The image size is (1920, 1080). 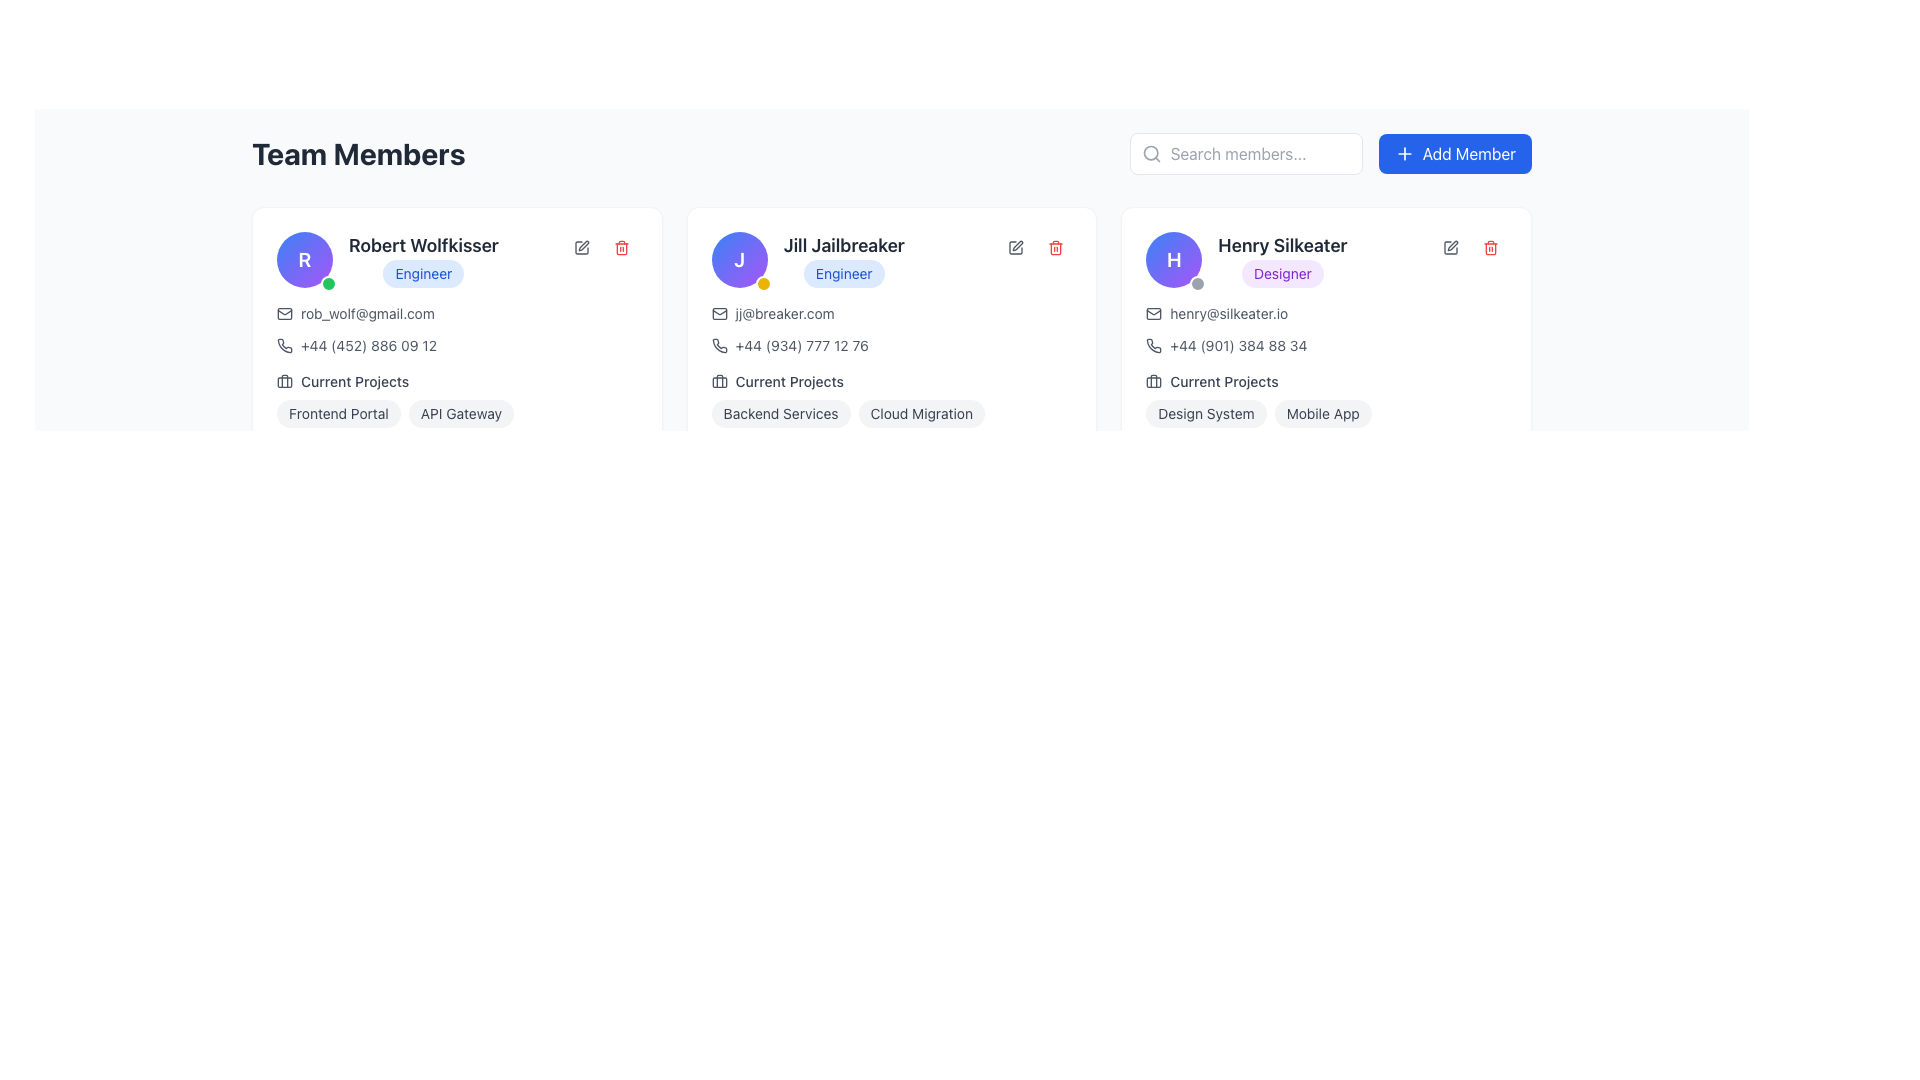 I want to click on the Label Badge displaying the title 'Engineer' located below the name 'Robert Wolfkisser' in the leftmost profile card of the 'Team Members' section, so click(x=387, y=258).